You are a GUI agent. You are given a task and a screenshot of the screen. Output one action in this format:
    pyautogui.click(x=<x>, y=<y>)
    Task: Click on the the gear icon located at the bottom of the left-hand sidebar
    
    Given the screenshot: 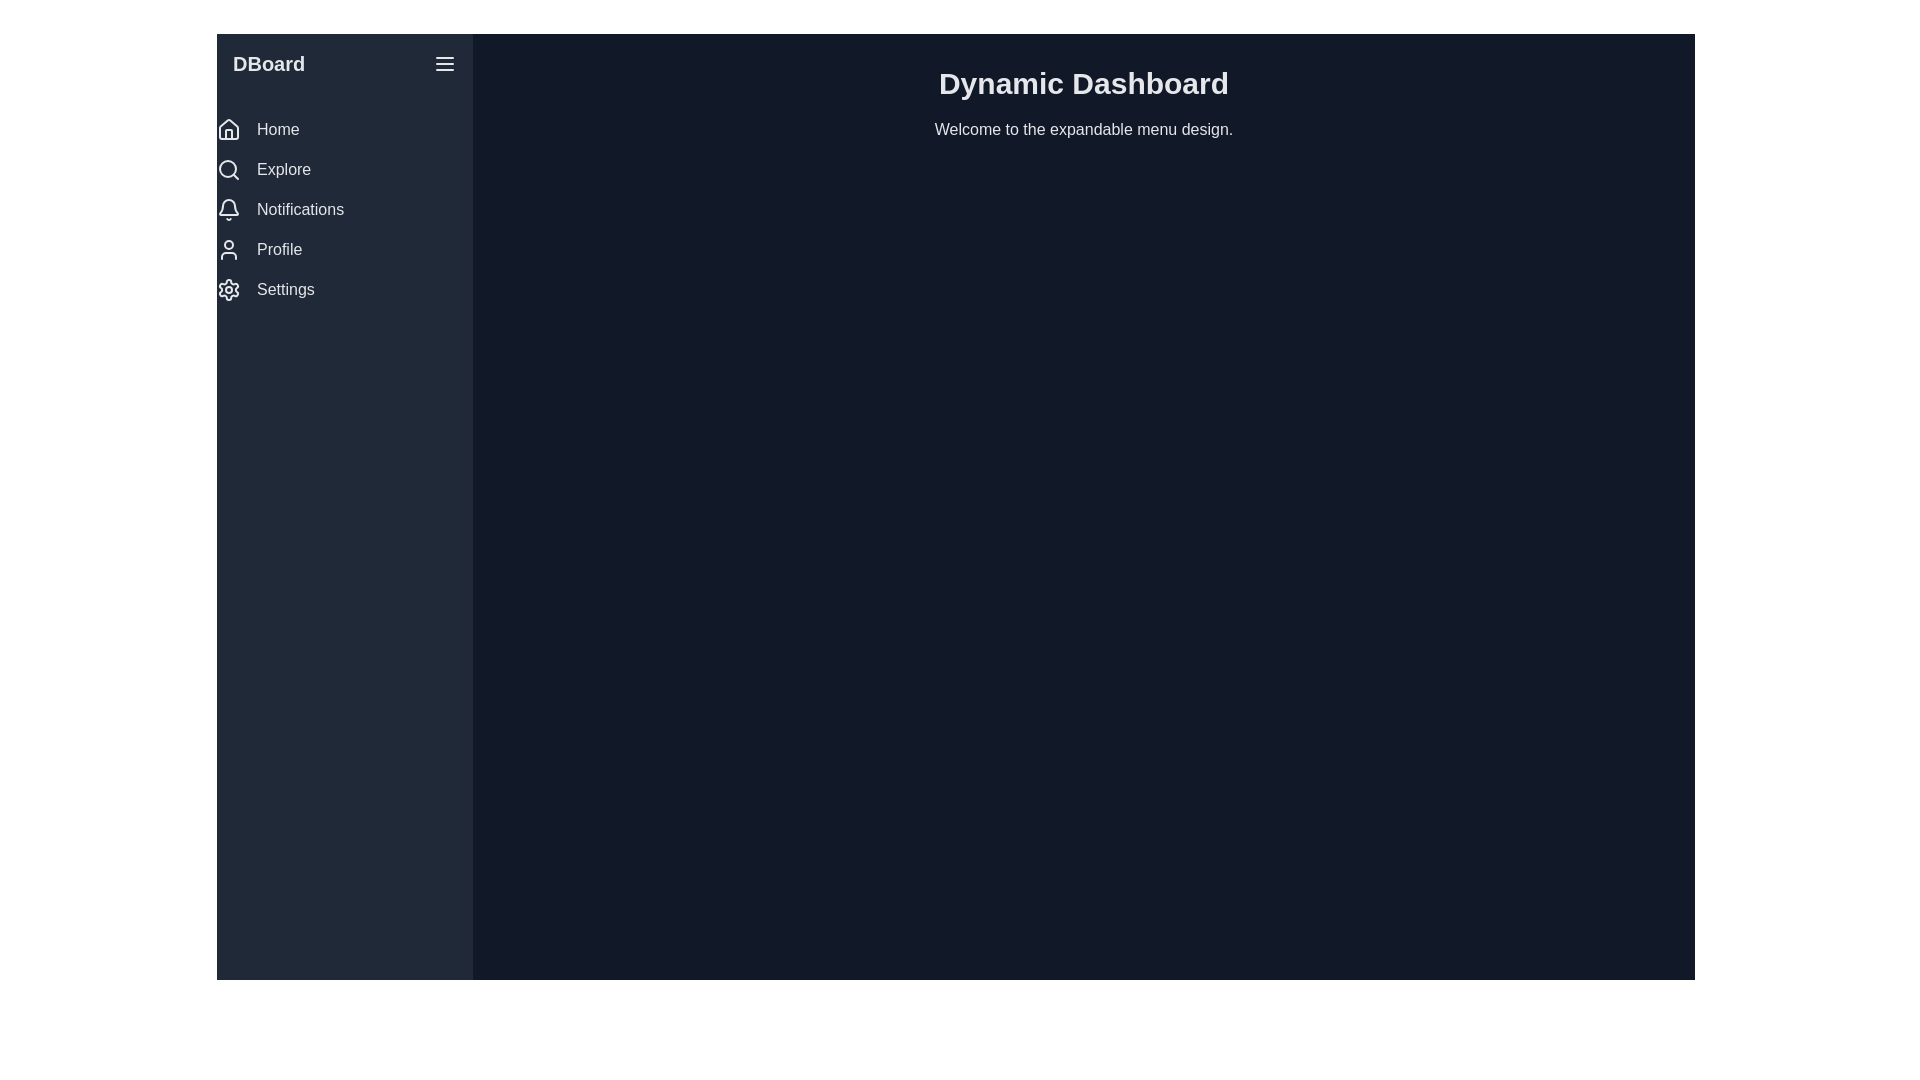 What is the action you would take?
    pyautogui.click(x=229, y=289)
    